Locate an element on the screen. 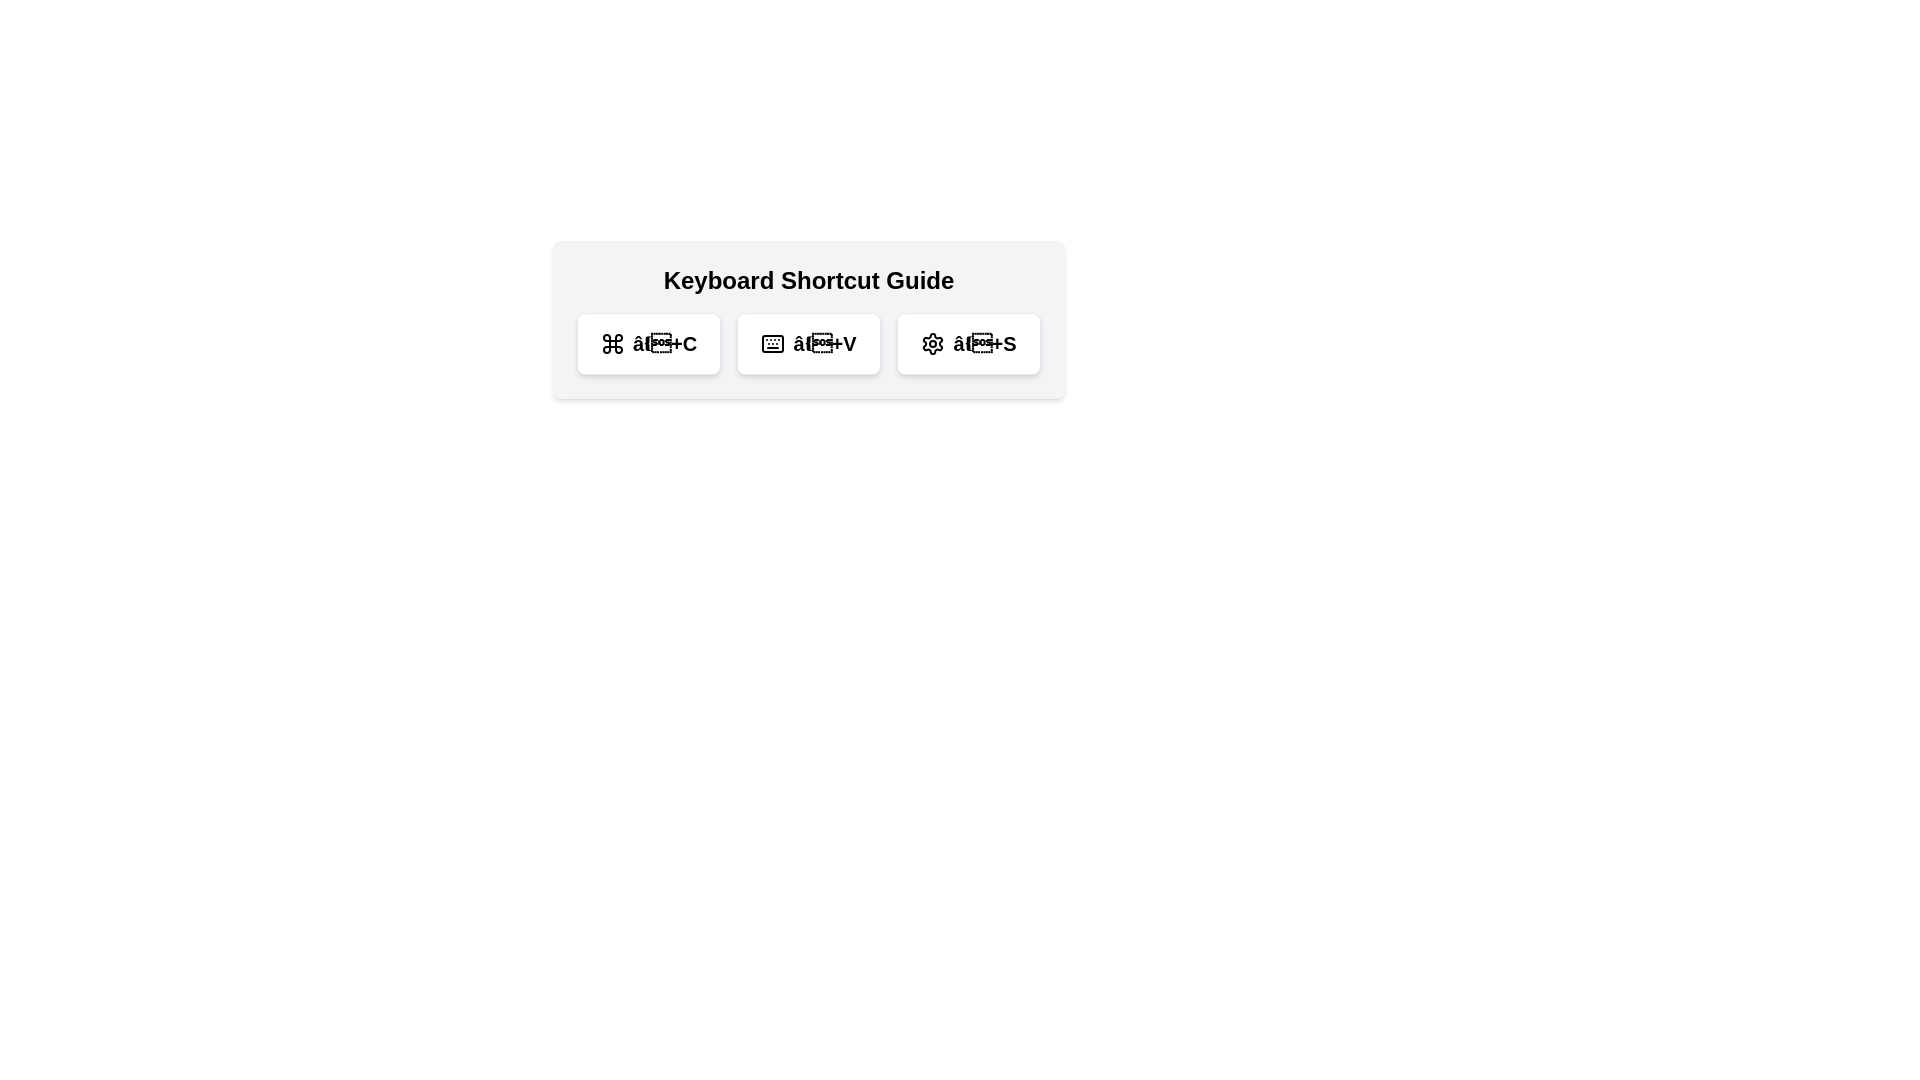 Image resolution: width=1920 pixels, height=1080 pixels. the third button labeled 'â+S' to access its related functionality based on its informational content is located at coordinates (969, 342).